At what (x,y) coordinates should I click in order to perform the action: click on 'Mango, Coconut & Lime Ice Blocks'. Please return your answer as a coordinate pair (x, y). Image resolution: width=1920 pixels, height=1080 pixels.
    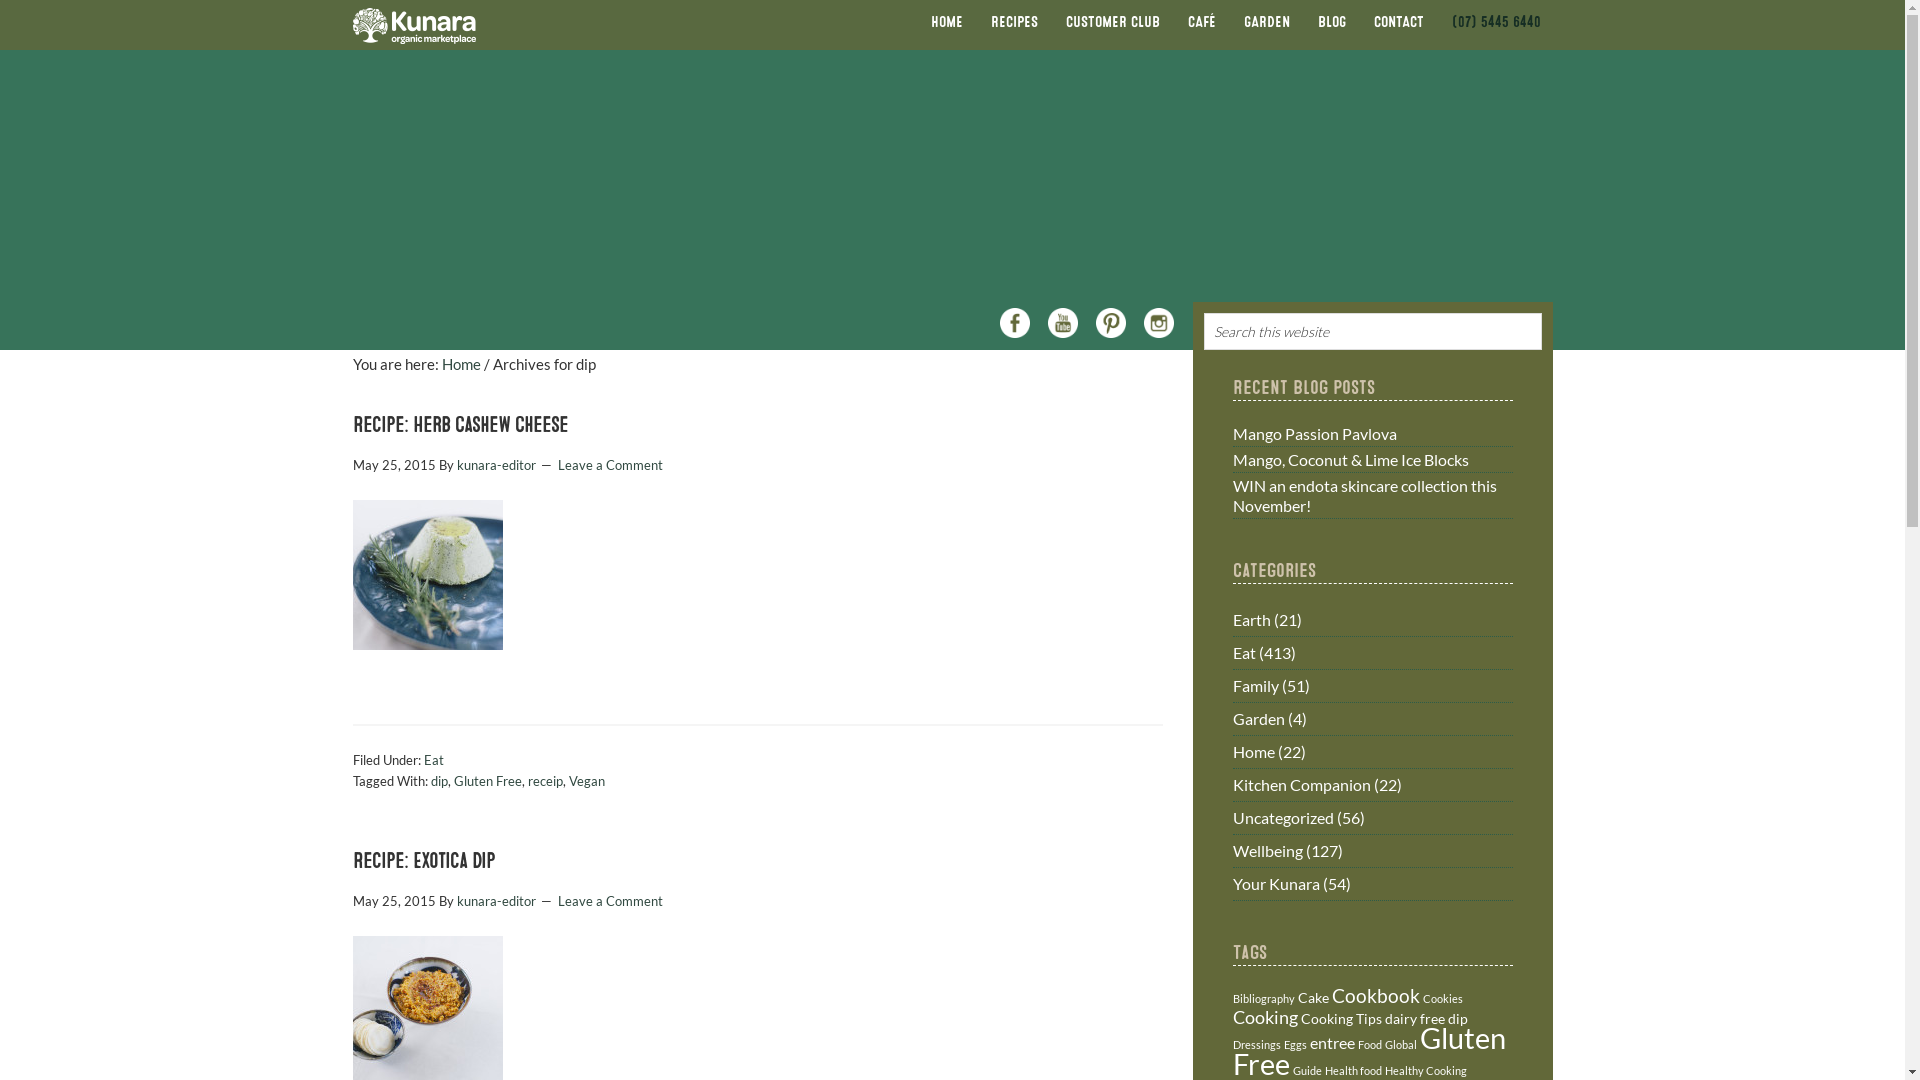
    Looking at the image, I should click on (1349, 459).